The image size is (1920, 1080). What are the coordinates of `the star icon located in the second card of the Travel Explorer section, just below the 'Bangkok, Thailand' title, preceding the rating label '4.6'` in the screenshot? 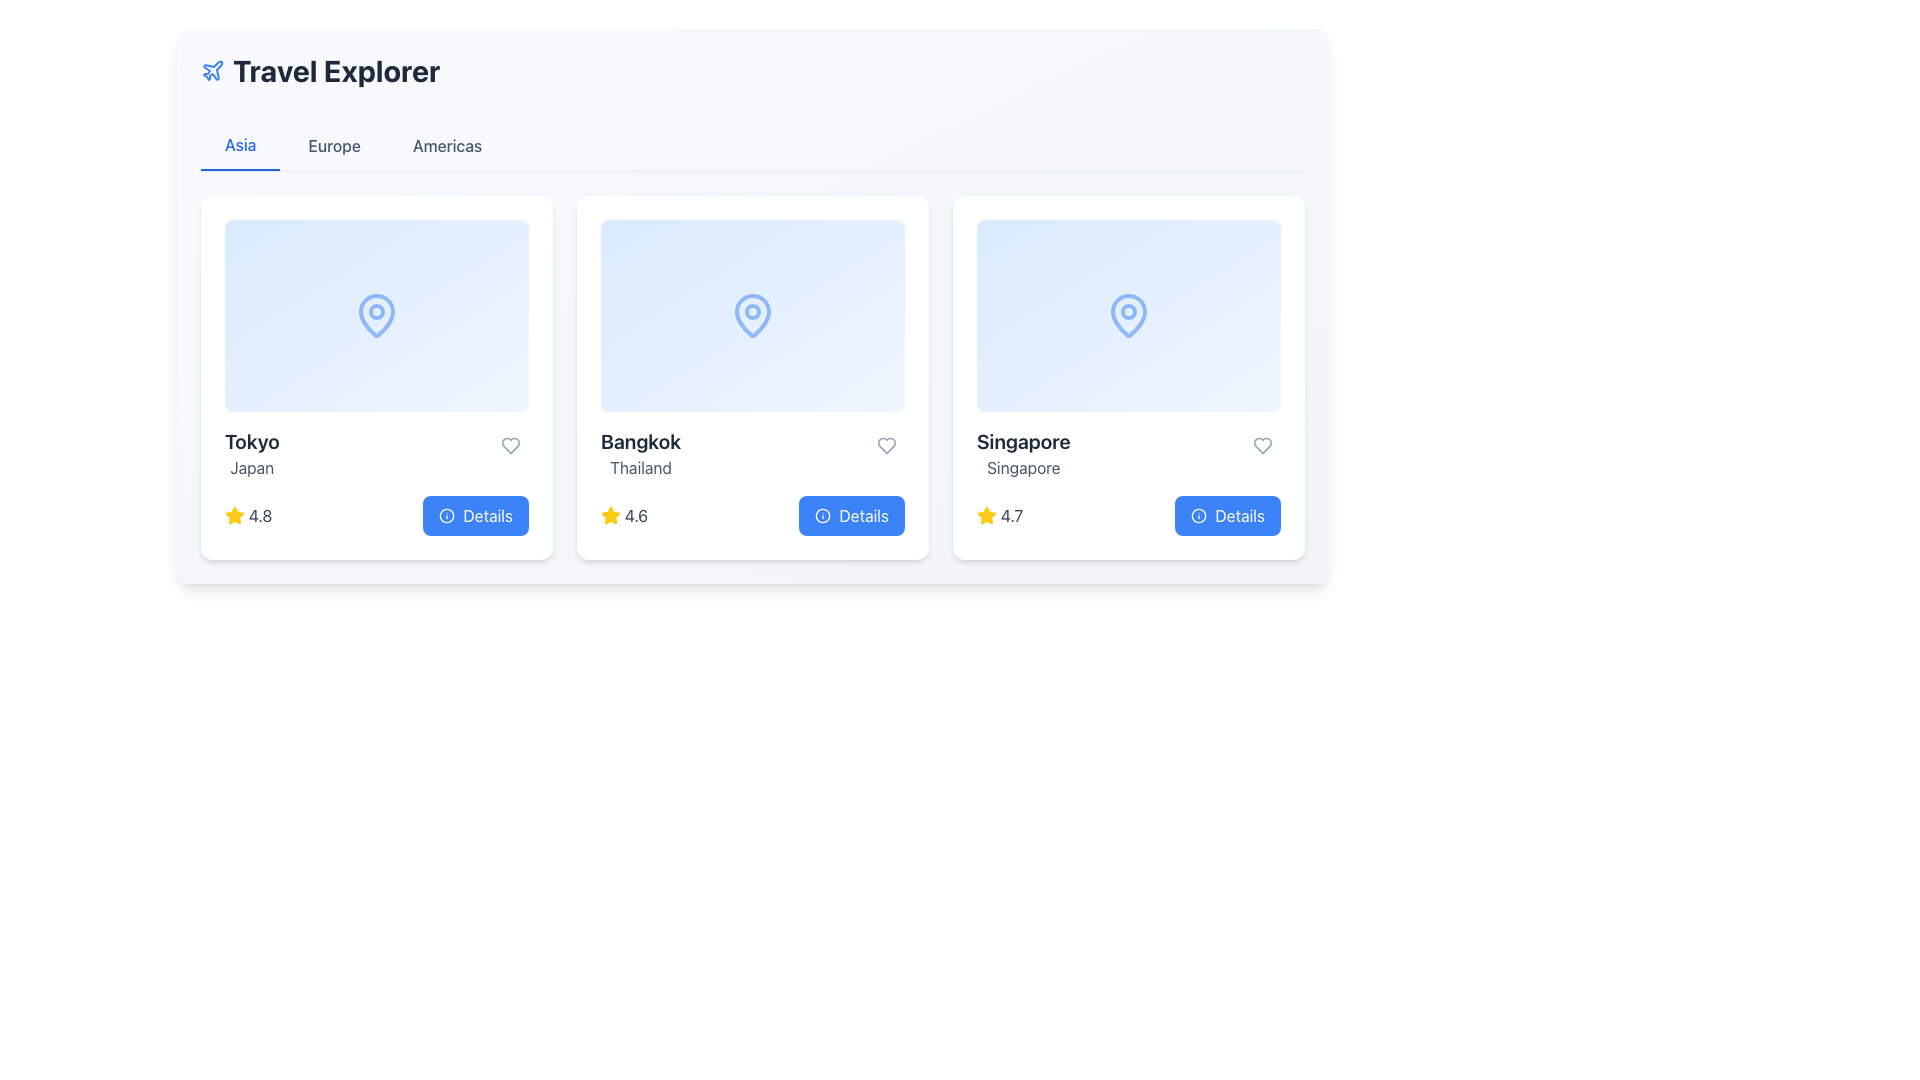 It's located at (609, 515).